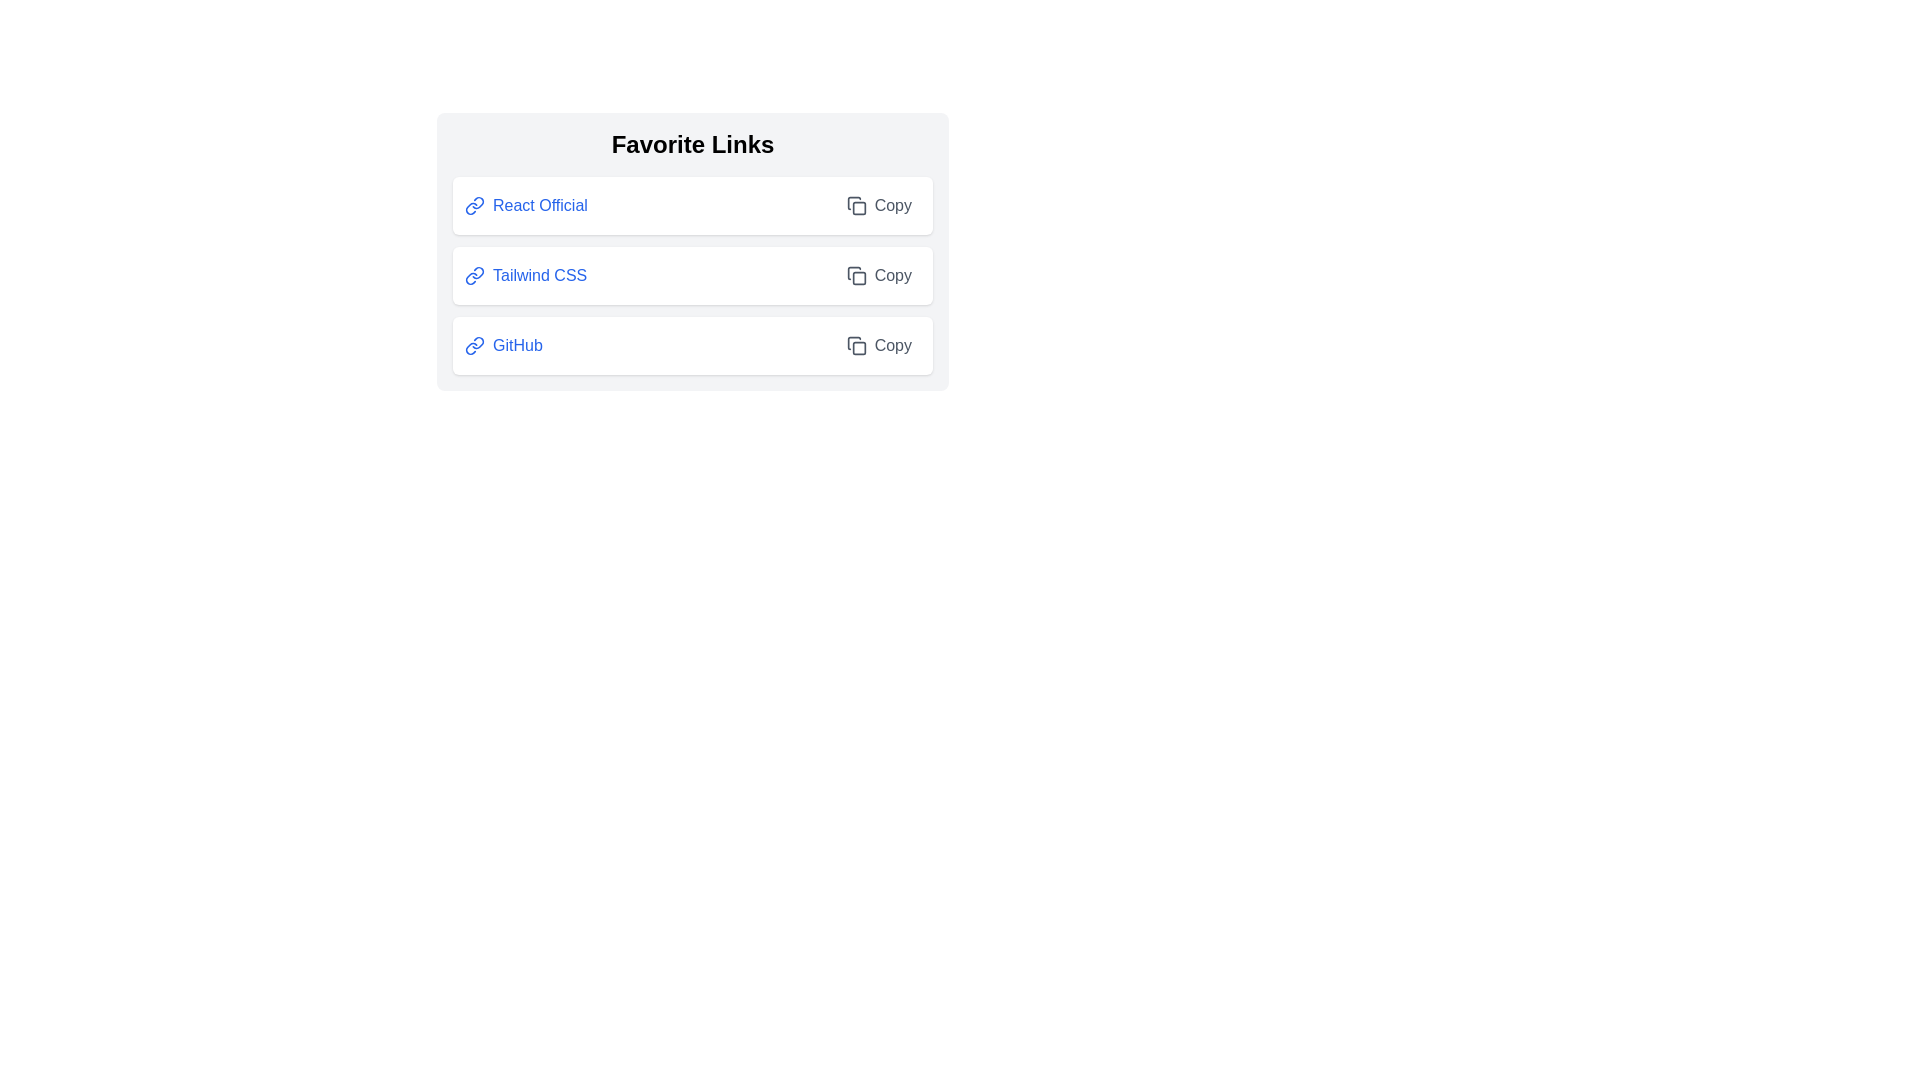 The height and width of the screenshot is (1080, 1920). I want to click on the hyperlink located in the first entry of the 'Favorite Links' section, so click(526, 205).